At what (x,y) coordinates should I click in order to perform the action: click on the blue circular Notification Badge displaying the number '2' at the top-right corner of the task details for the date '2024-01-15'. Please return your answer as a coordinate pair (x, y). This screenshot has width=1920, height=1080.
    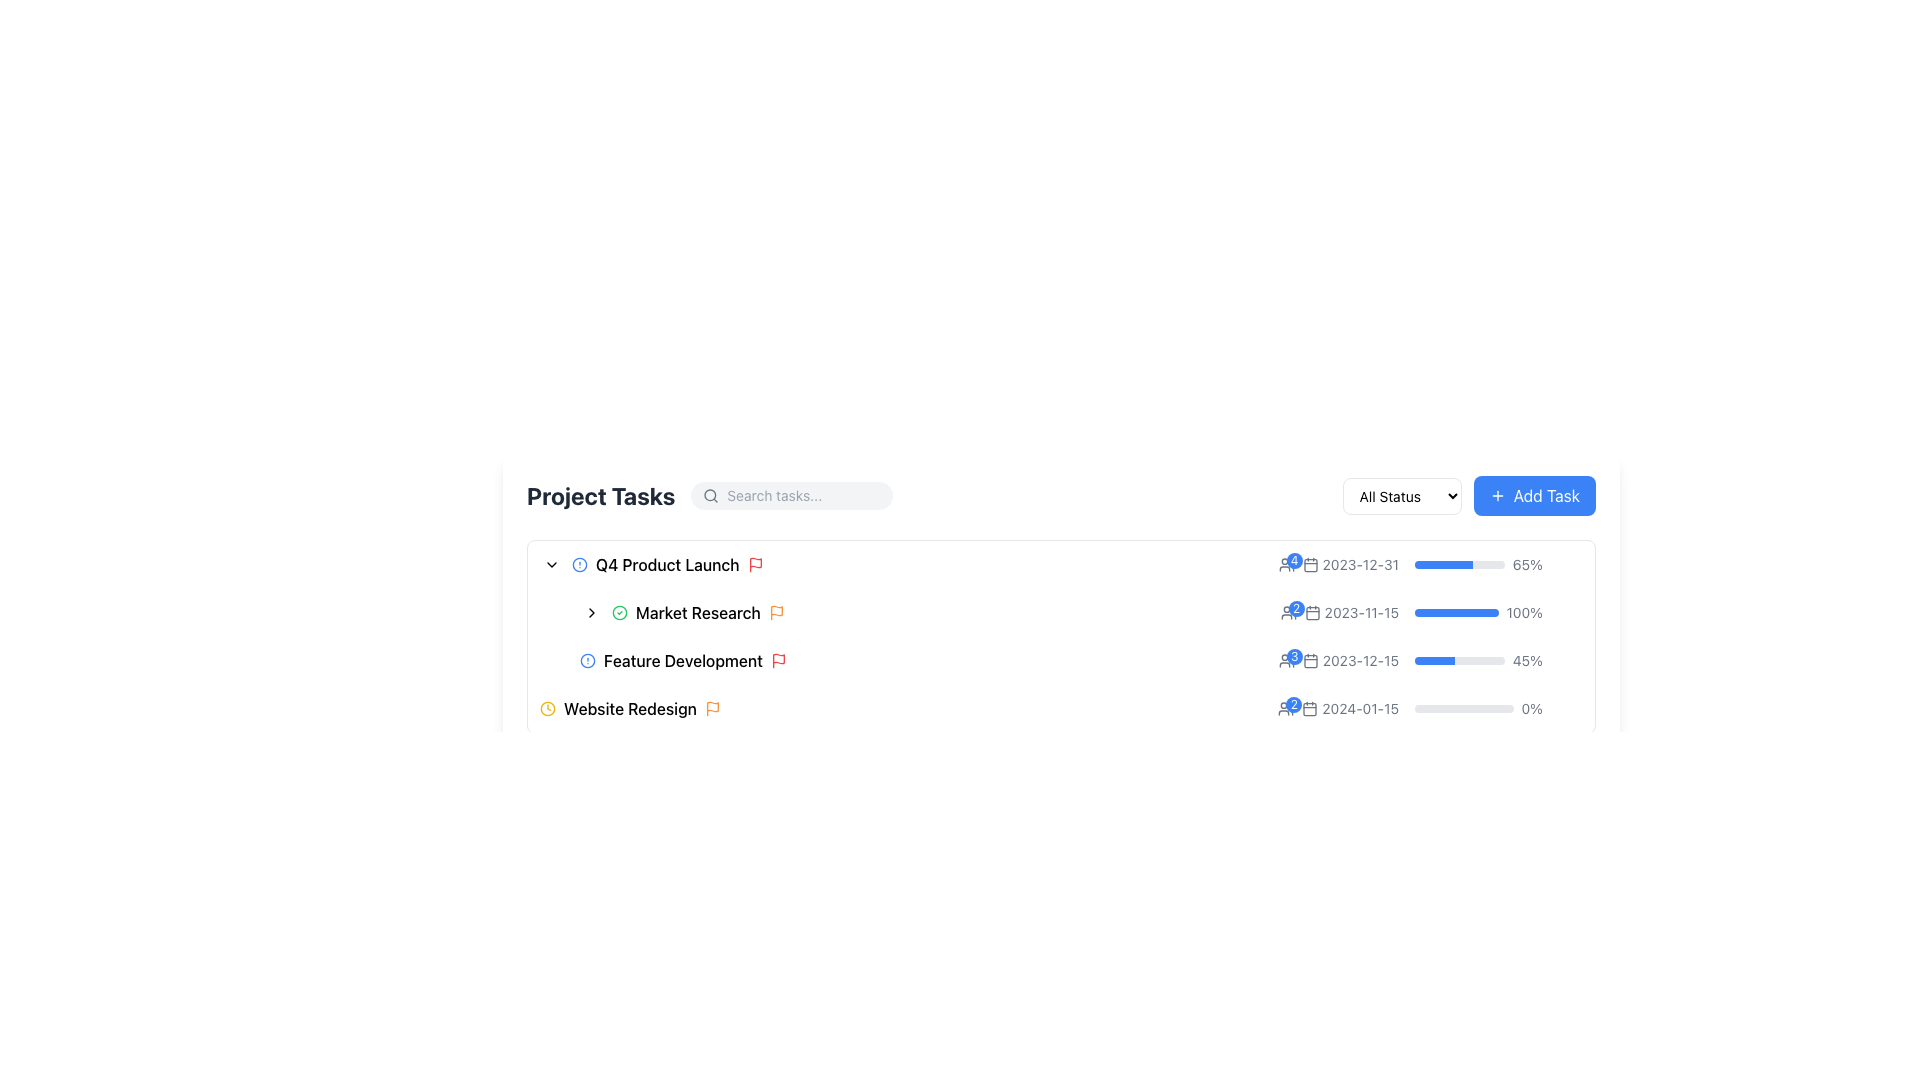
    Looking at the image, I should click on (1296, 608).